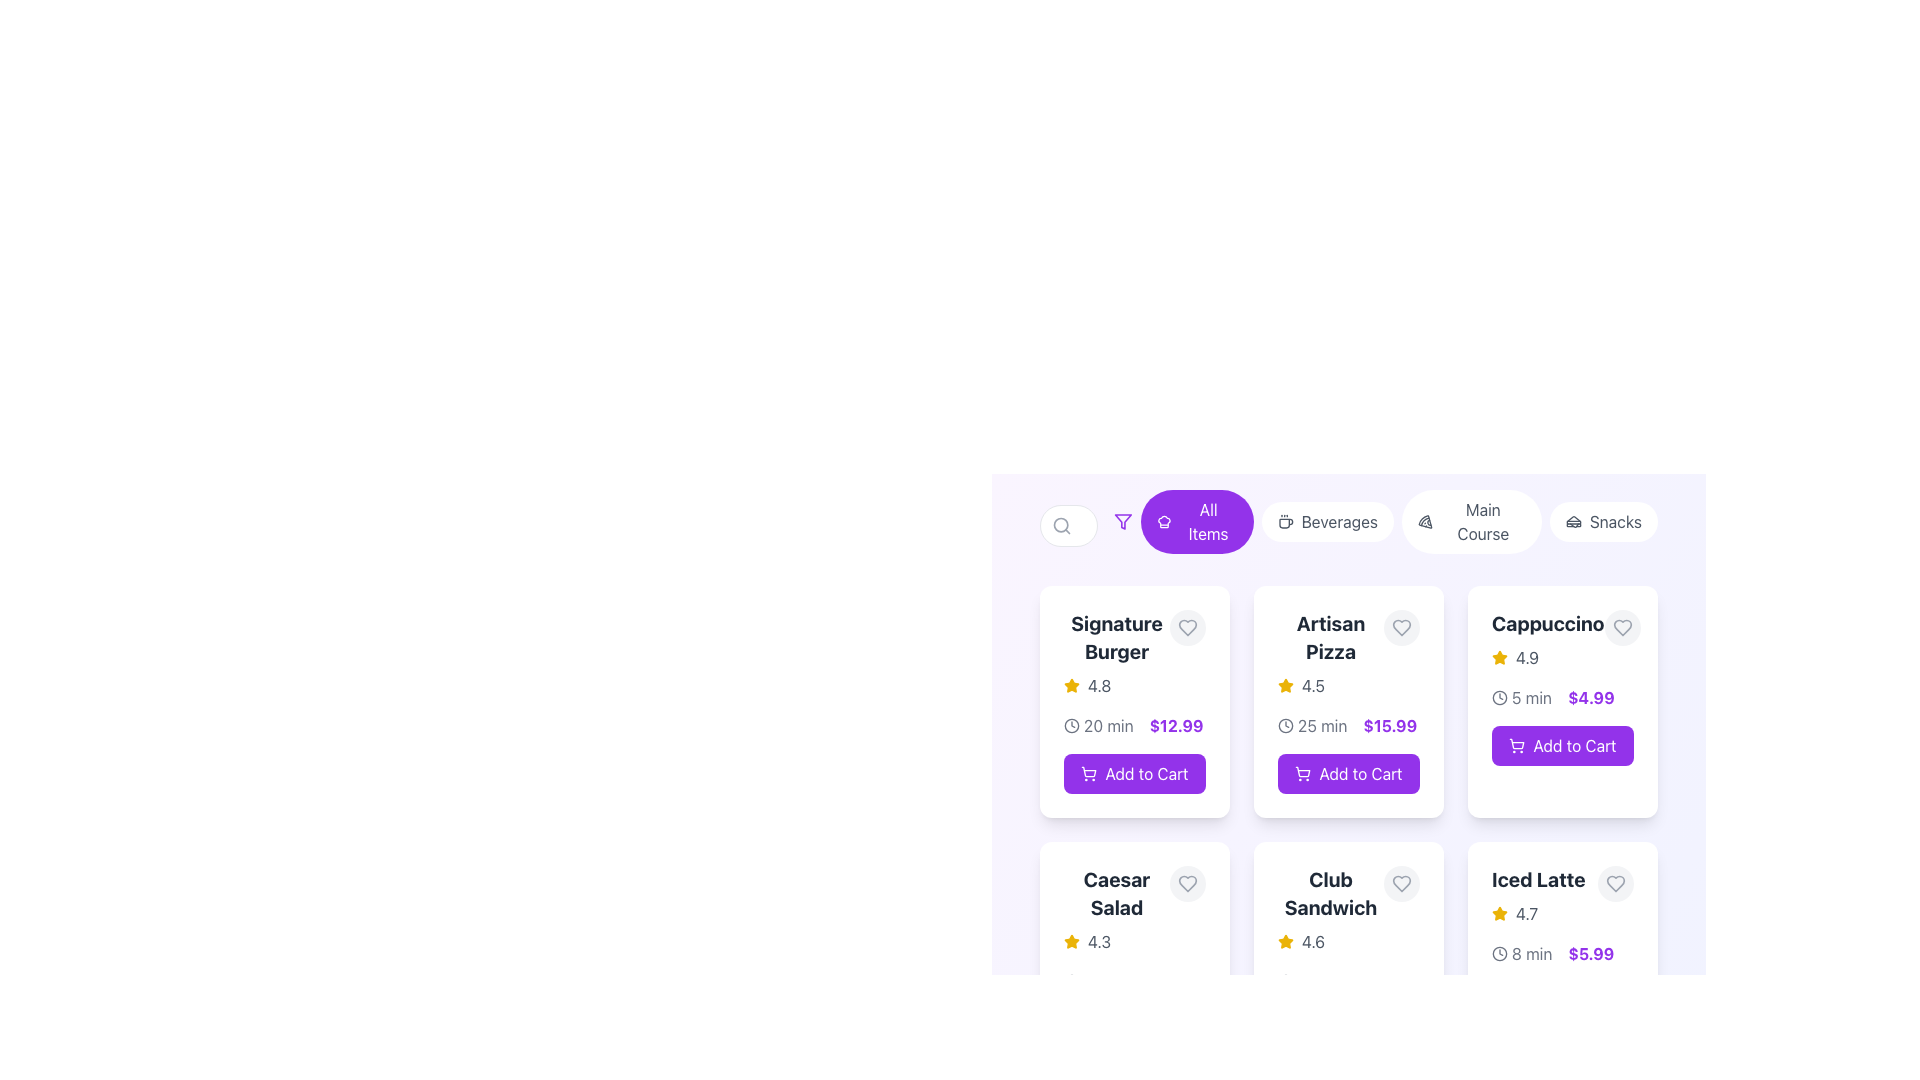 This screenshot has height=1080, width=1920. Describe the element at coordinates (1483, 520) in the screenshot. I see `the 'Main Course' category selector text label located to the right of the 'All Items' and 'Beverages' buttons in the upper section of the interface` at that location.